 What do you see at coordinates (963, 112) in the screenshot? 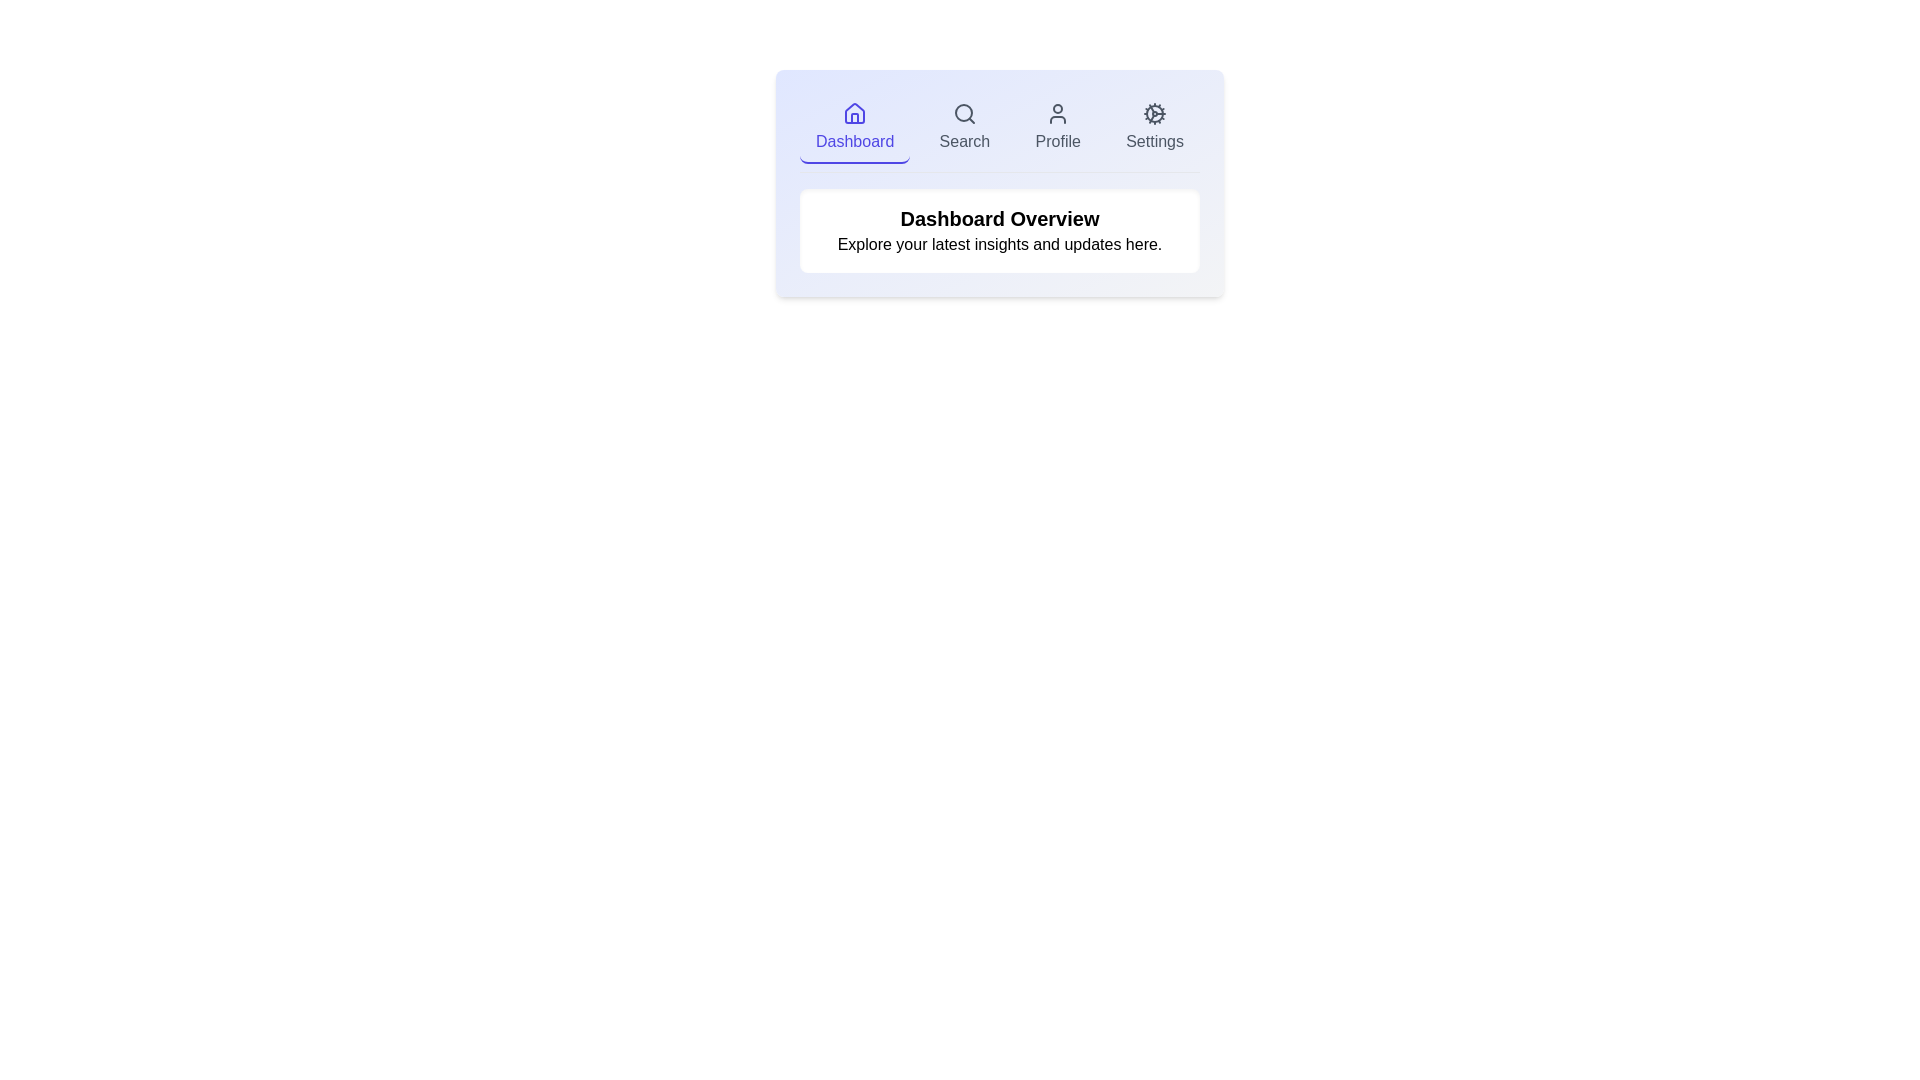
I see `the inner circular component of the SVG search icon, which is part of a navigation bar, by clicking on the encompassing search icon` at bounding box center [963, 112].